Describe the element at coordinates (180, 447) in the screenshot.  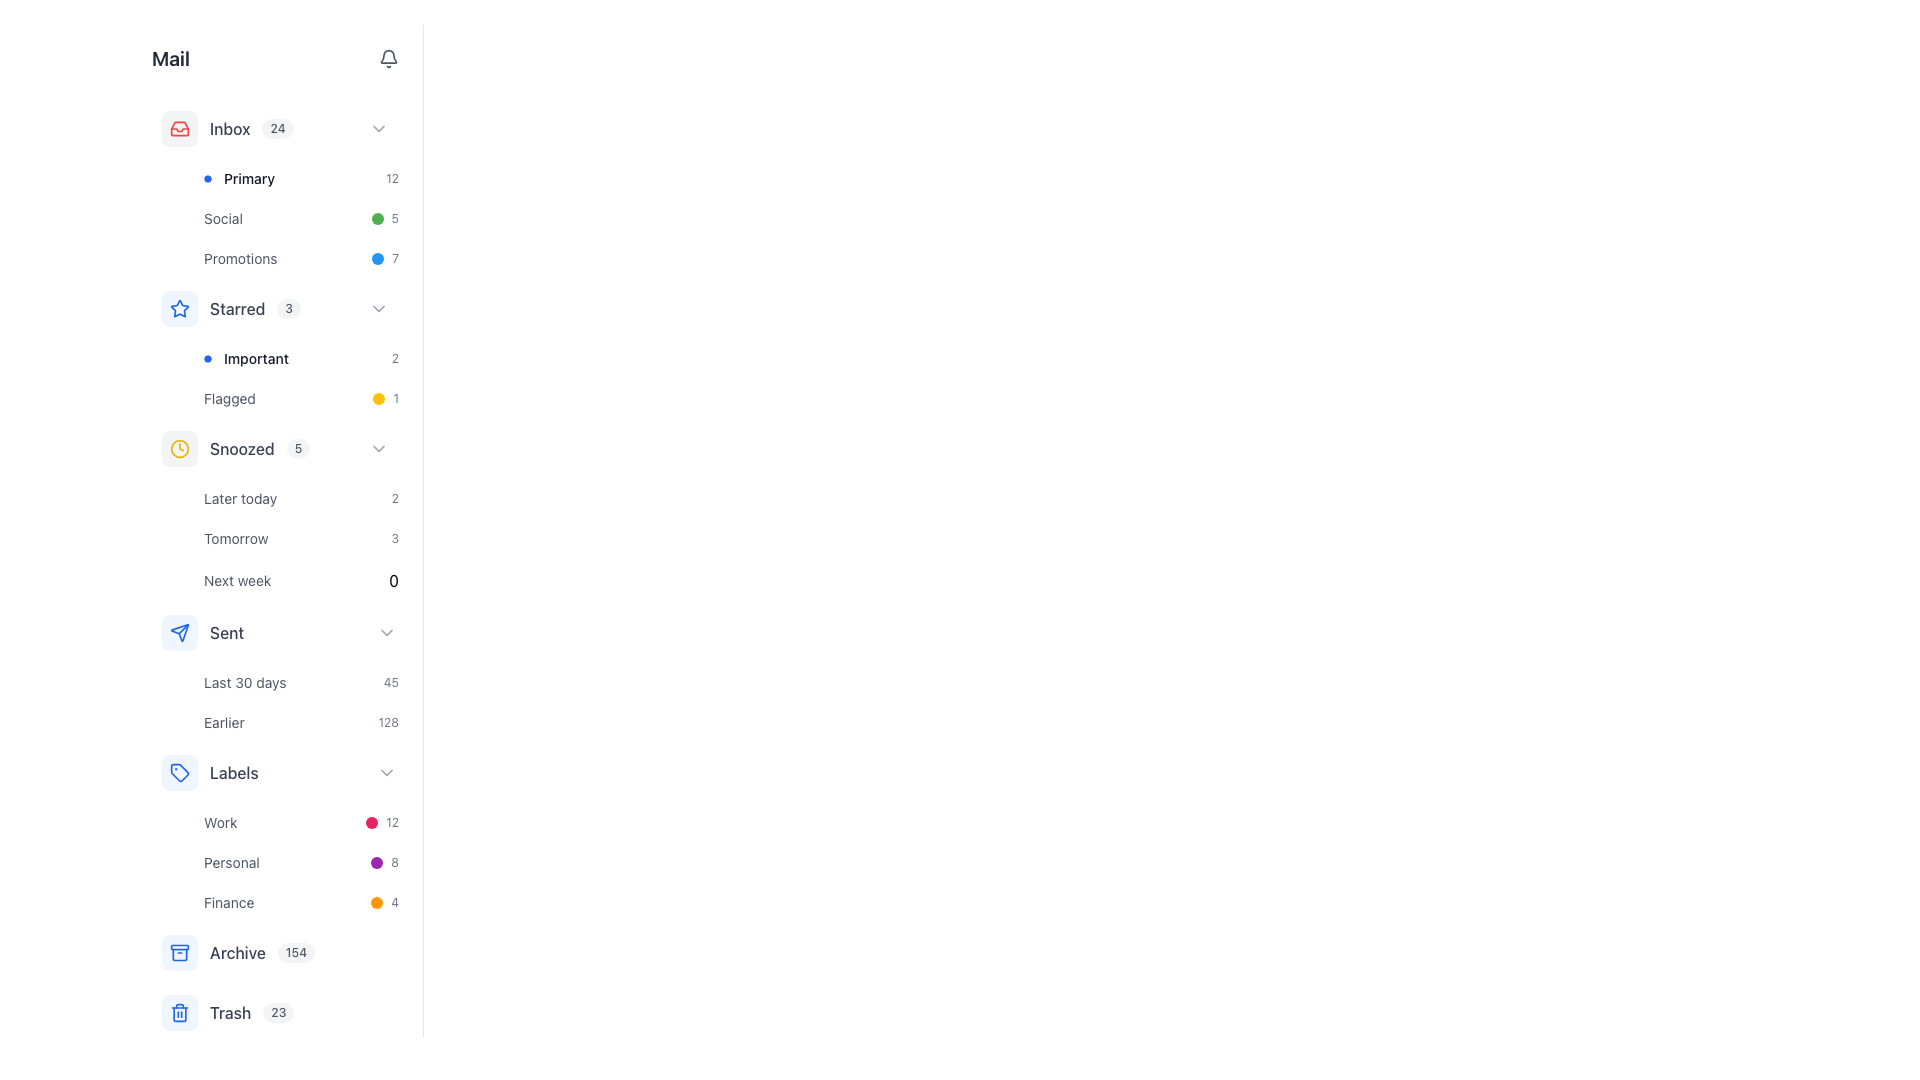
I see `the central circle of the clock icon located in the 'Snoozed' section of the sidebar, which has a golden yellow outline and a white background` at that location.